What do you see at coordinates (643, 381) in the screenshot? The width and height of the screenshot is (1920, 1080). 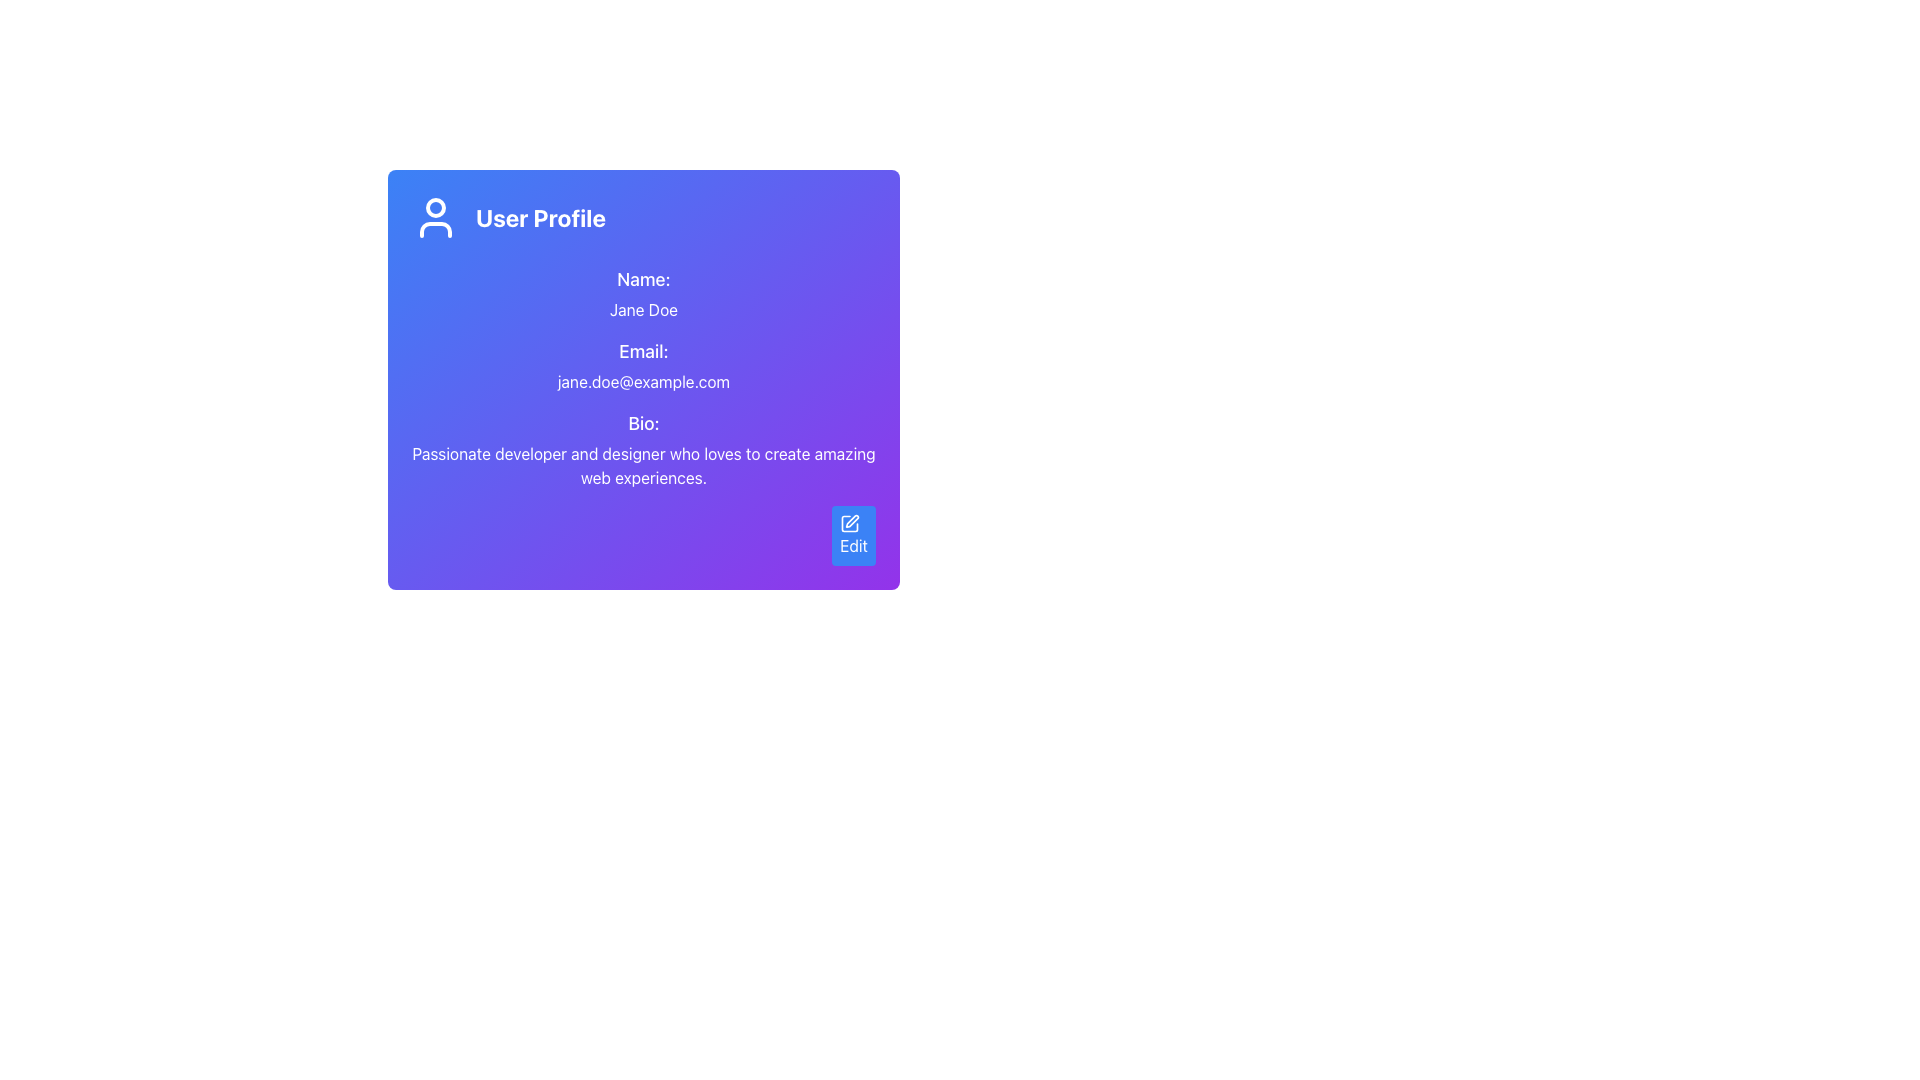 I see `the static text displaying the email address, which is located directly below the label 'Email:' in the user profile box on a gradient blue-purple background` at bounding box center [643, 381].